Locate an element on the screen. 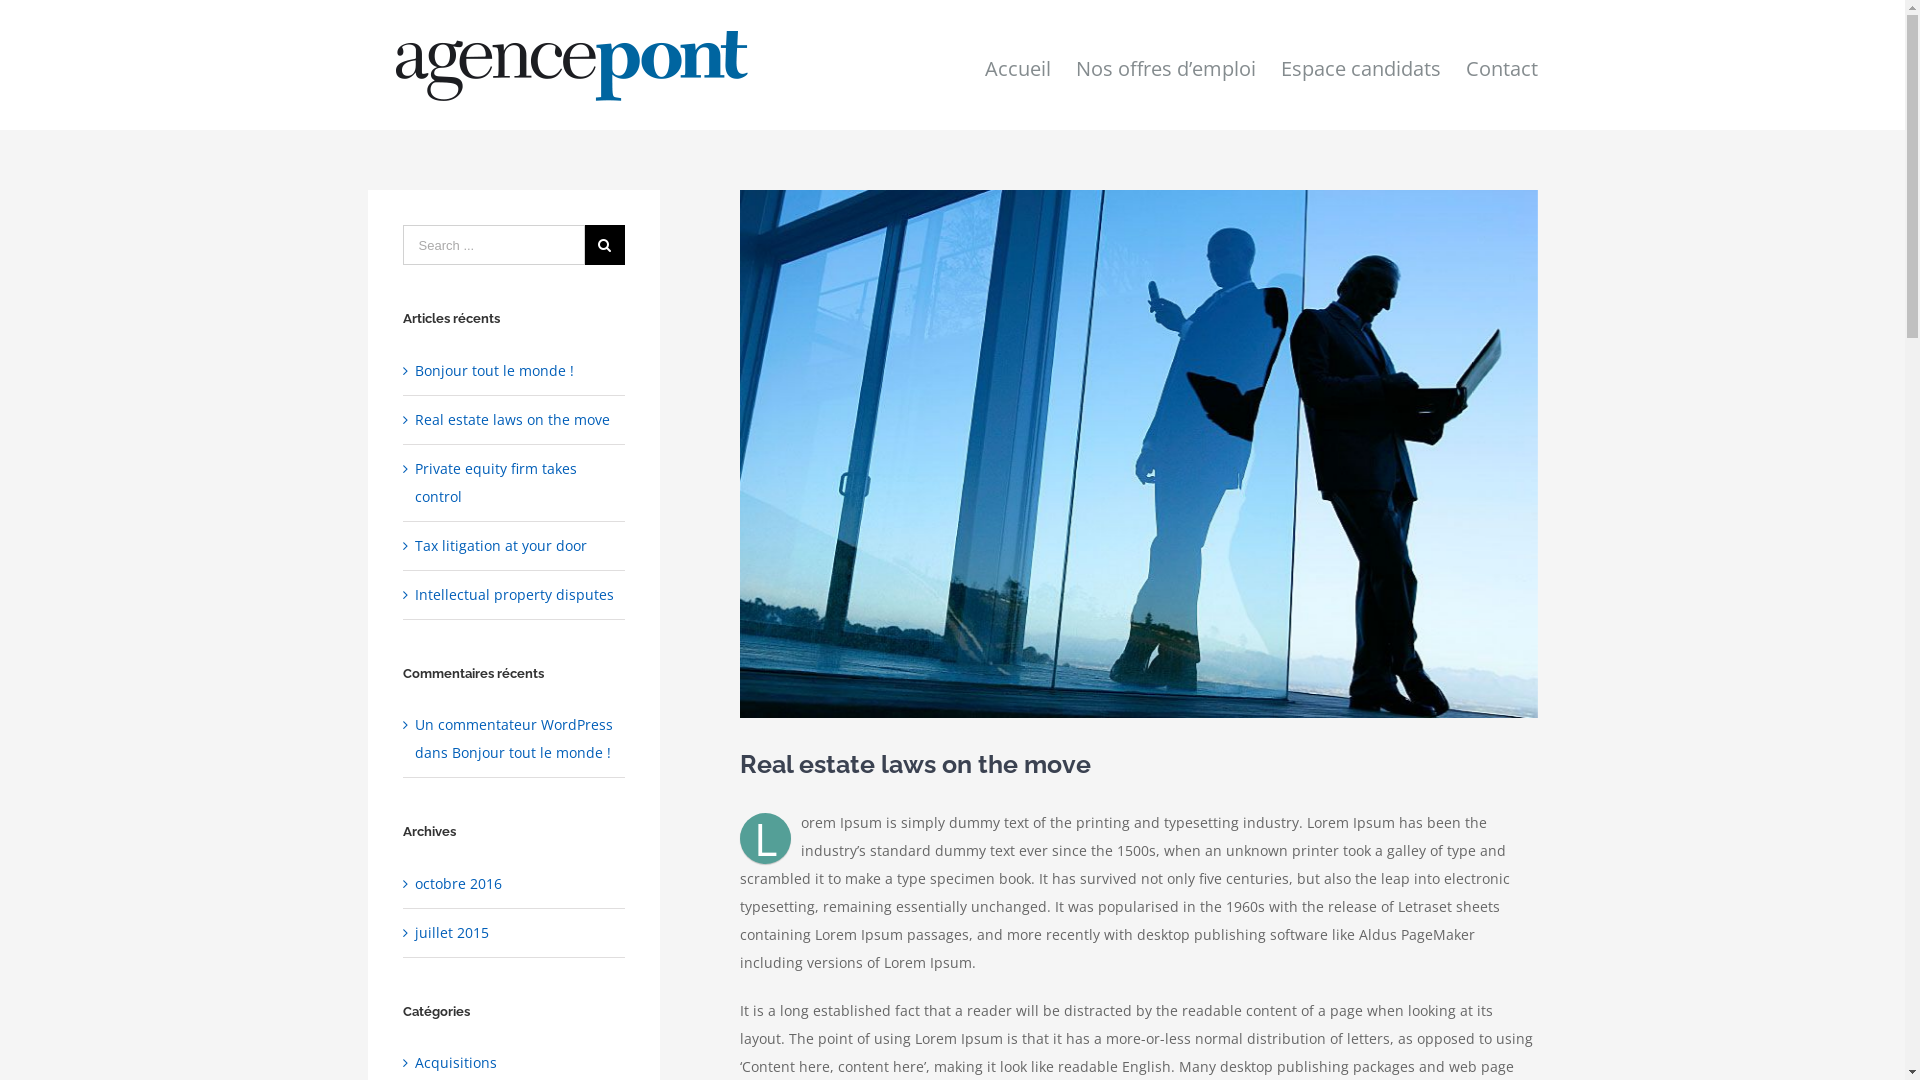  'octobre 2016' is located at coordinates (457, 882).